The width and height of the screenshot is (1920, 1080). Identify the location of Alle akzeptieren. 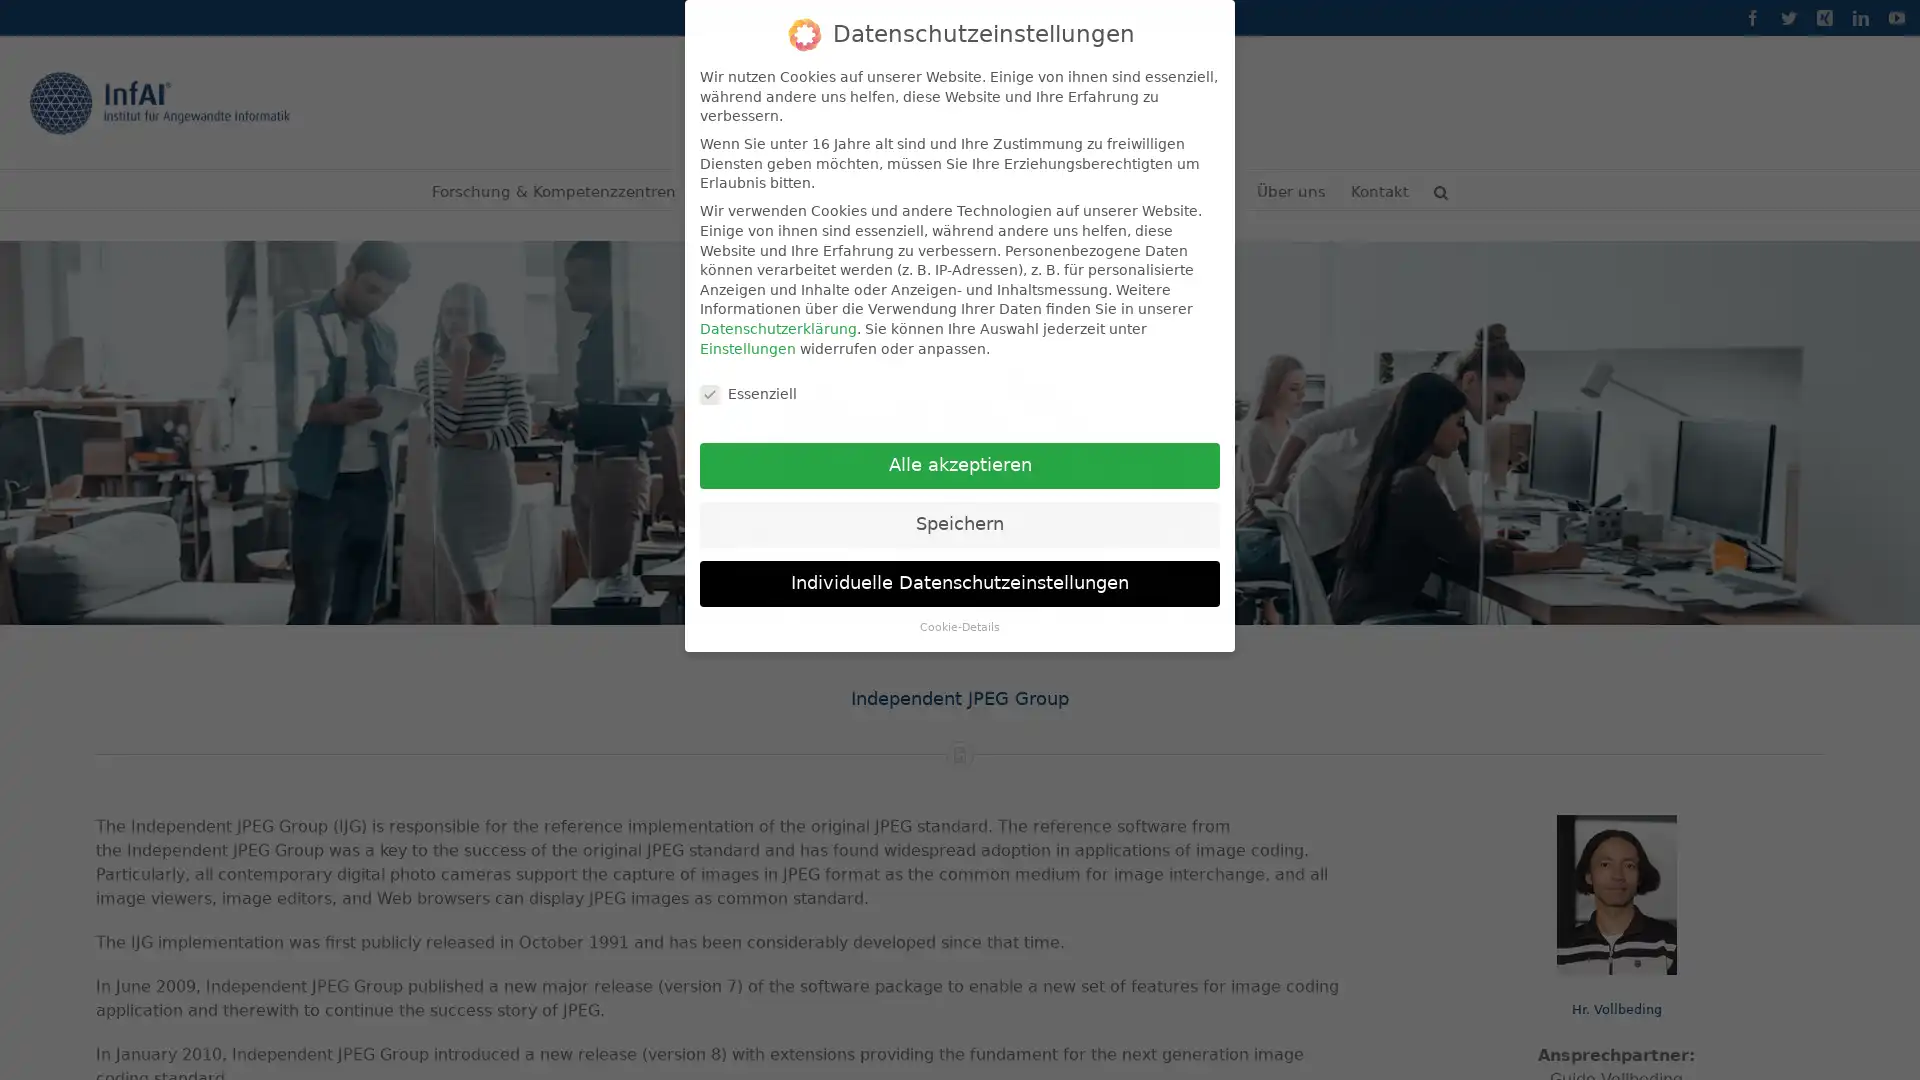
(960, 466).